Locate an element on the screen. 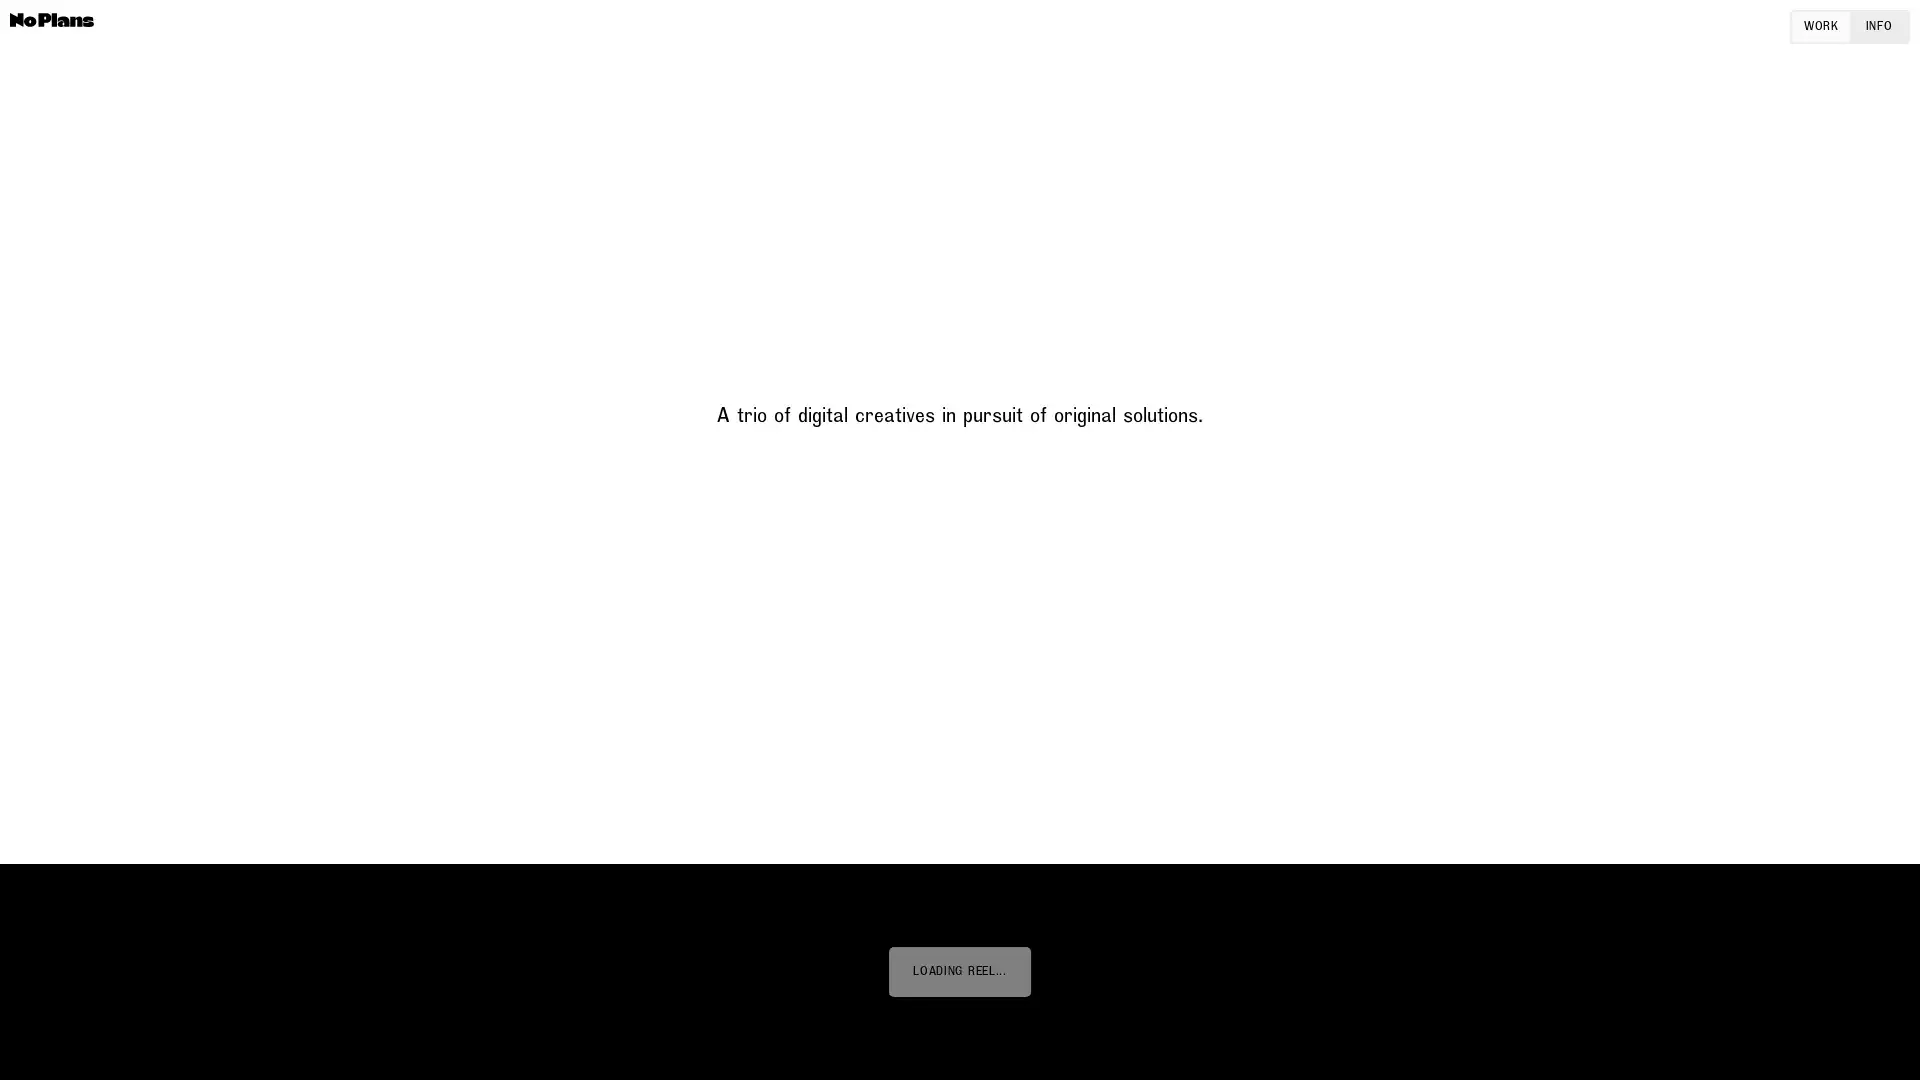 The image size is (1920, 1080). LOADING REEL... is located at coordinates (958, 971).